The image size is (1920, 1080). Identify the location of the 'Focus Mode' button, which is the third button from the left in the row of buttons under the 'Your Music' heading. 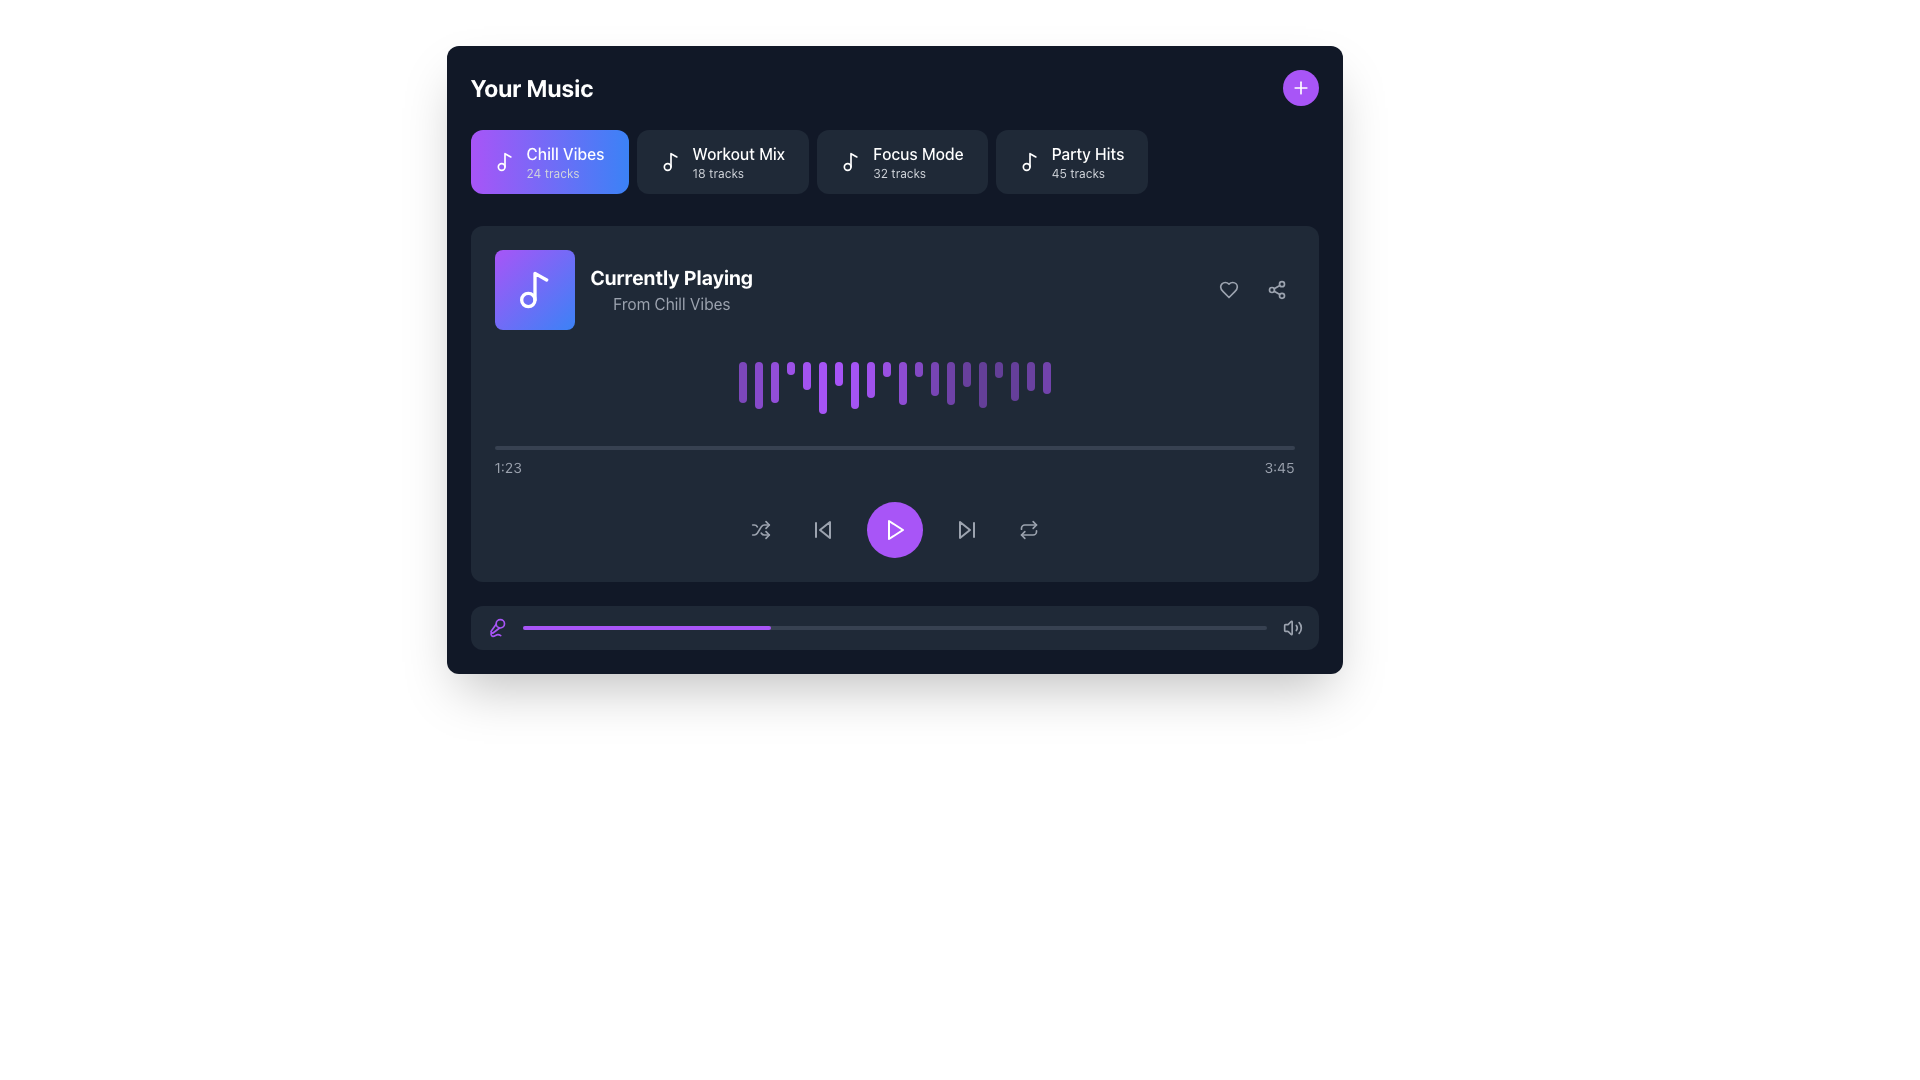
(901, 161).